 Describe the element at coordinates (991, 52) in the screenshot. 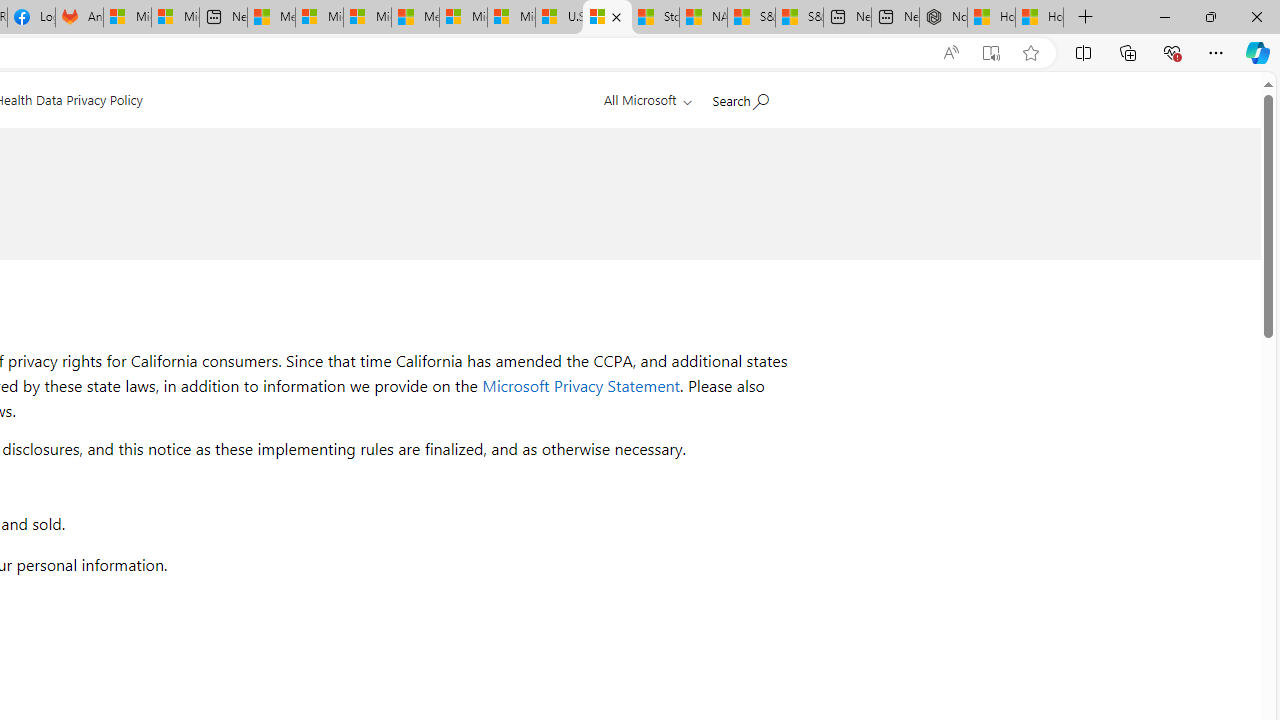

I see `'Enter Immersive Reader (F9)'` at that location.